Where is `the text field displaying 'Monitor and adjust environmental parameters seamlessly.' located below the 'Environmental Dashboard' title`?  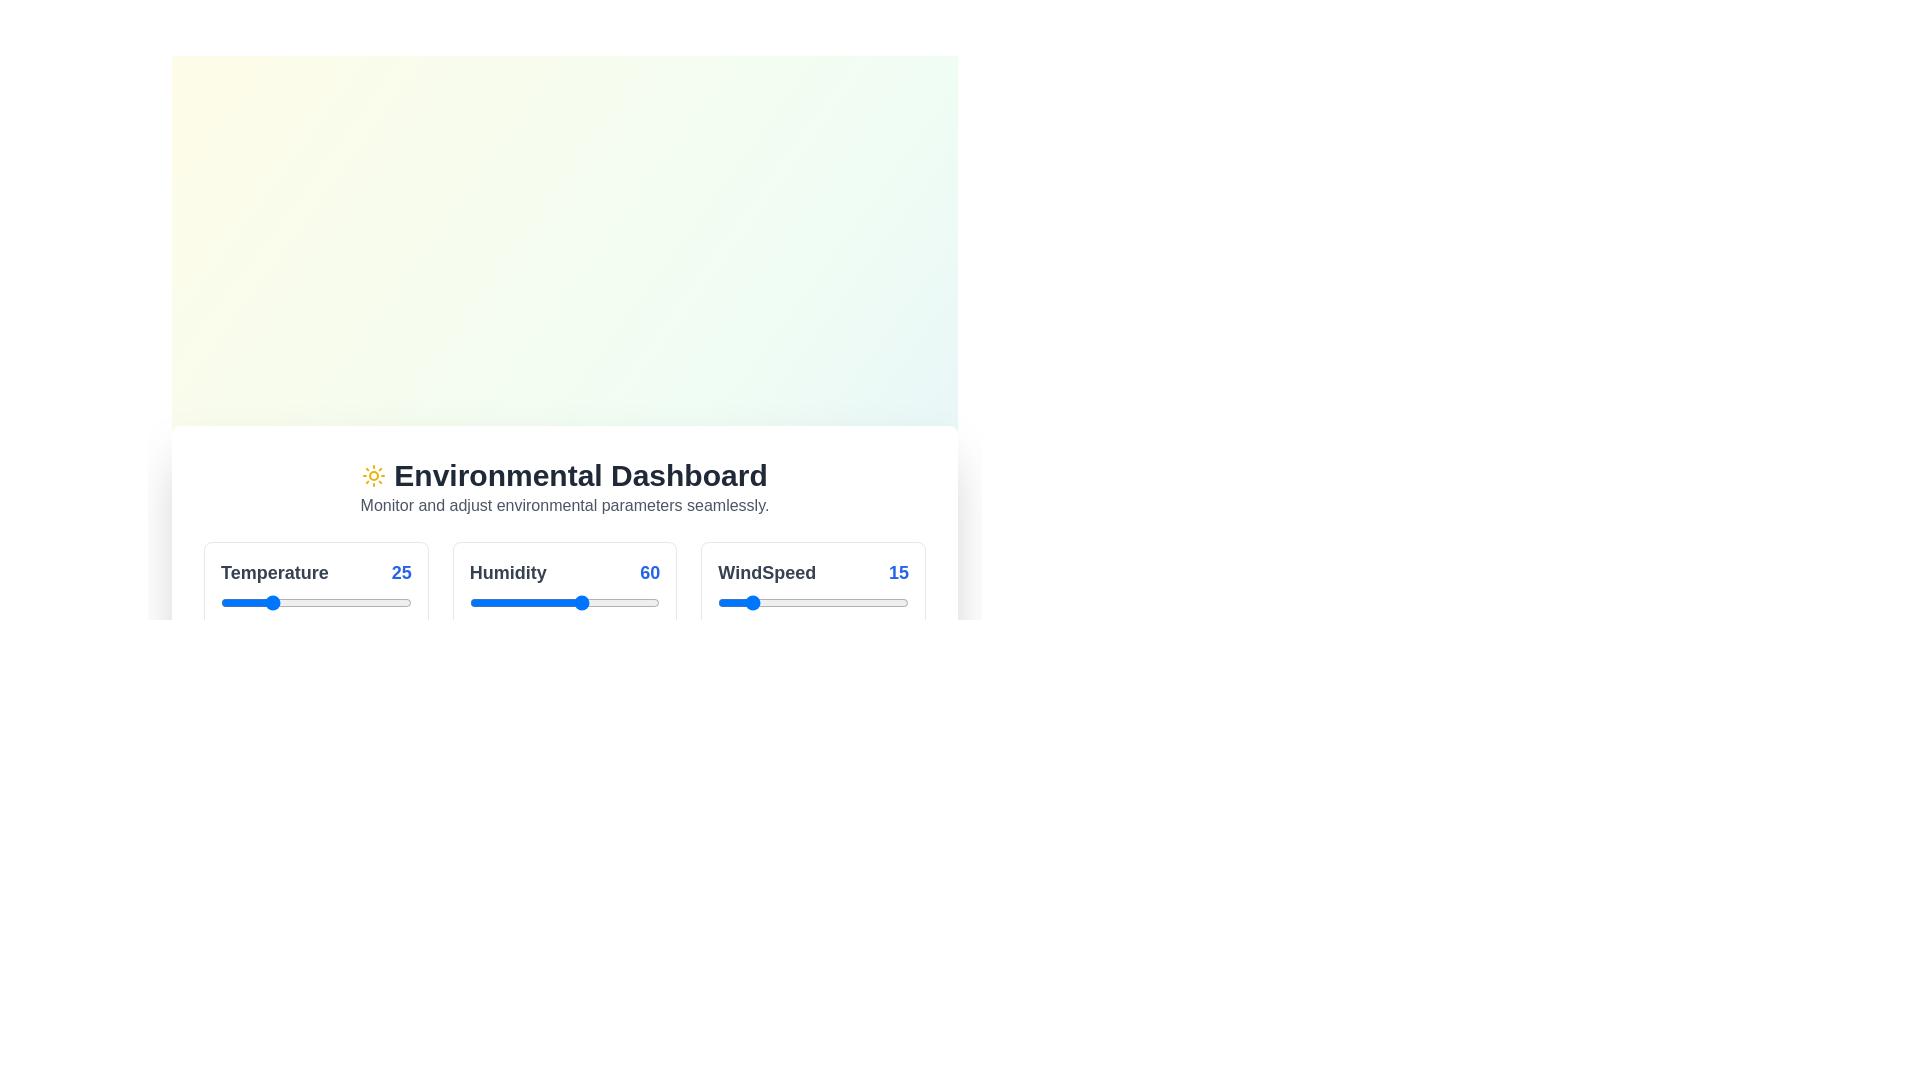
the text field displaying 'Monitor and adjust environmental parameters seamlessly.' located below the 'Environmental Dashboard' title is located at coordinates (564, 504).